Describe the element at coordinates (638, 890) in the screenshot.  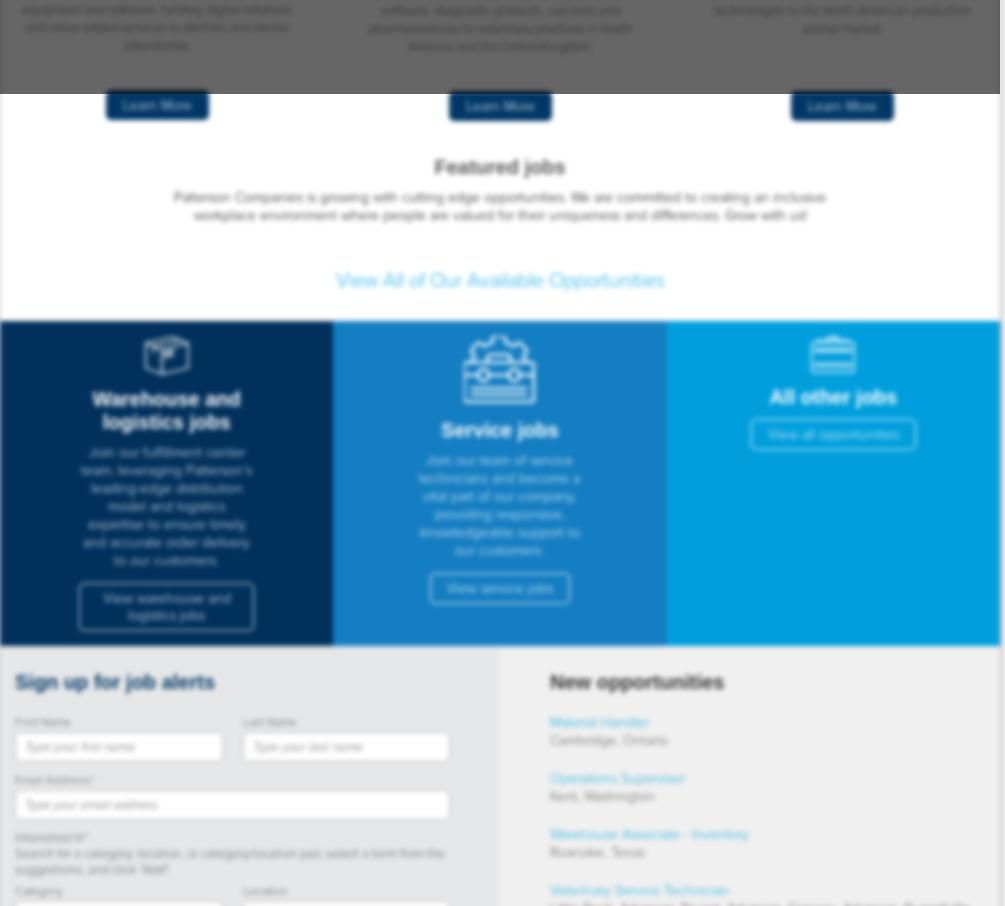
I see `'Veterinary Service Technician'` at that location.